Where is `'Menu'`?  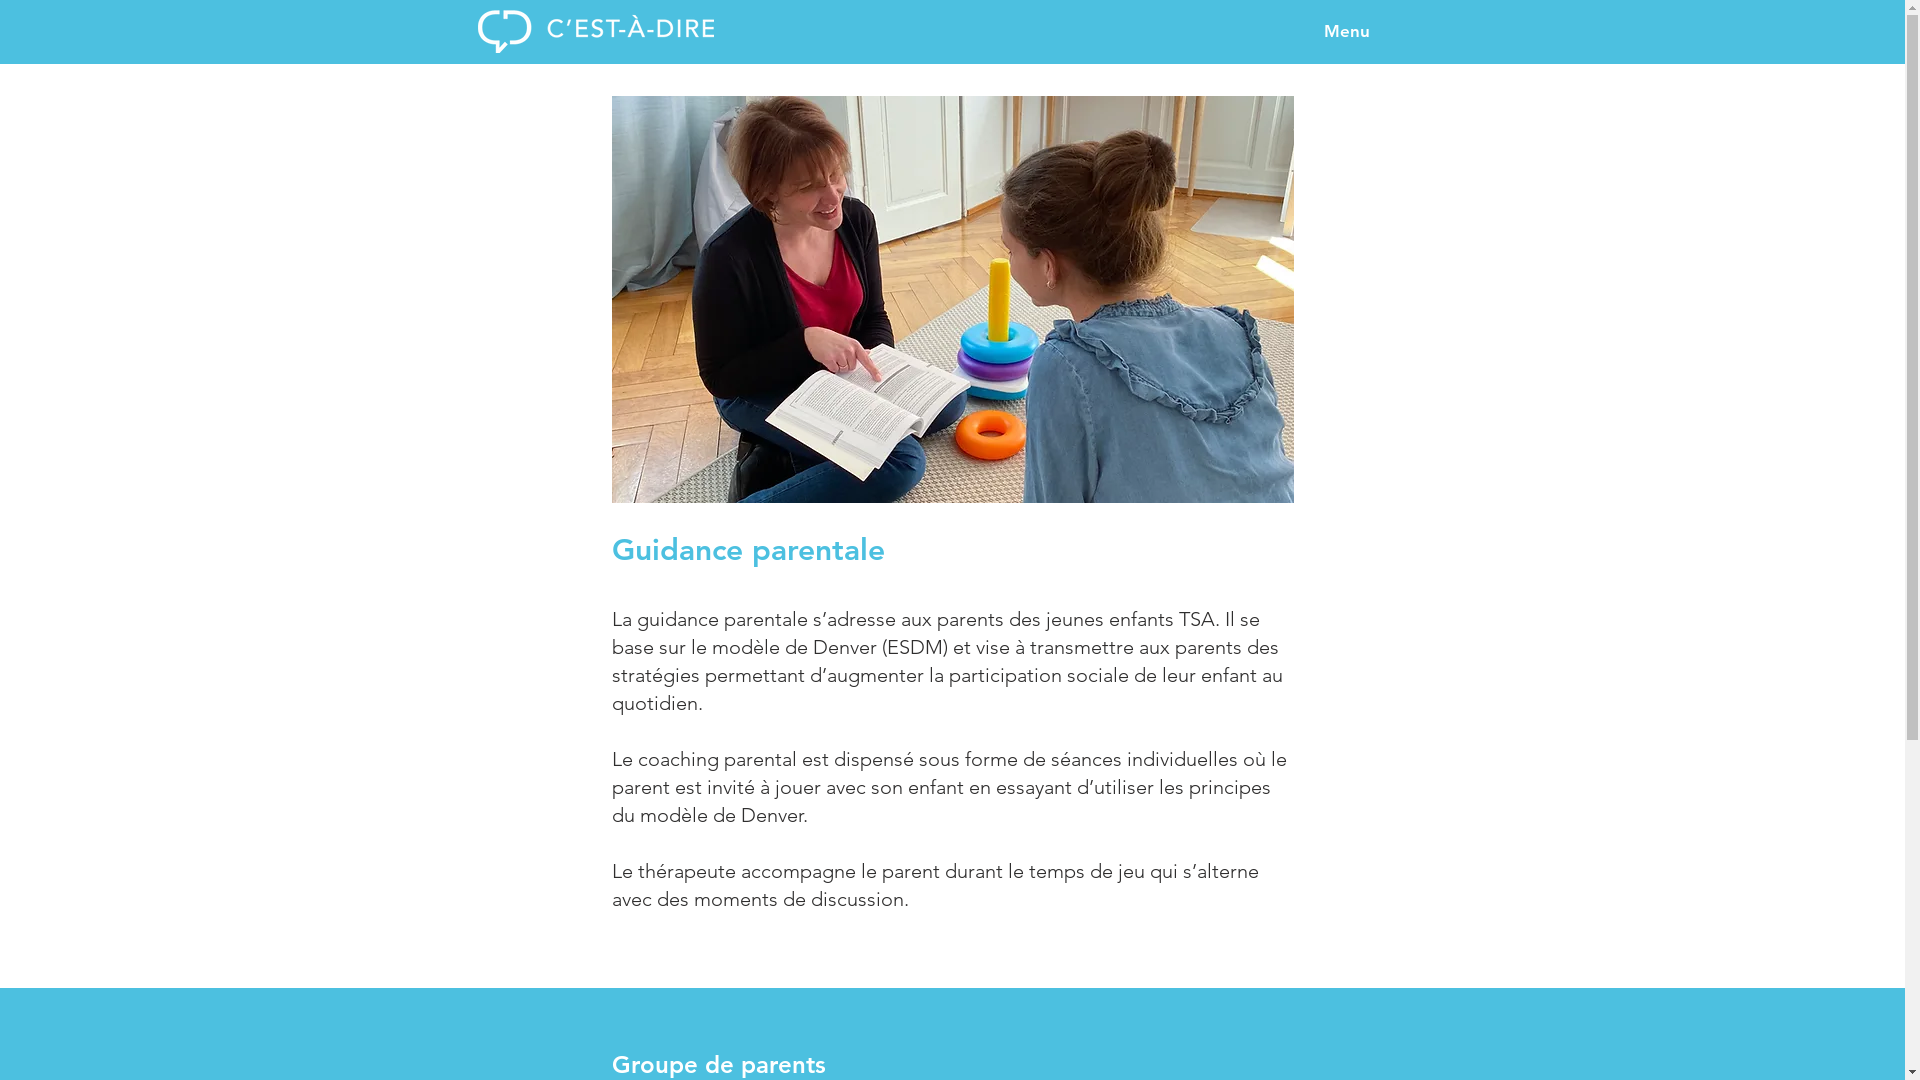
'Menu' is located at coordinates (1271, 31).